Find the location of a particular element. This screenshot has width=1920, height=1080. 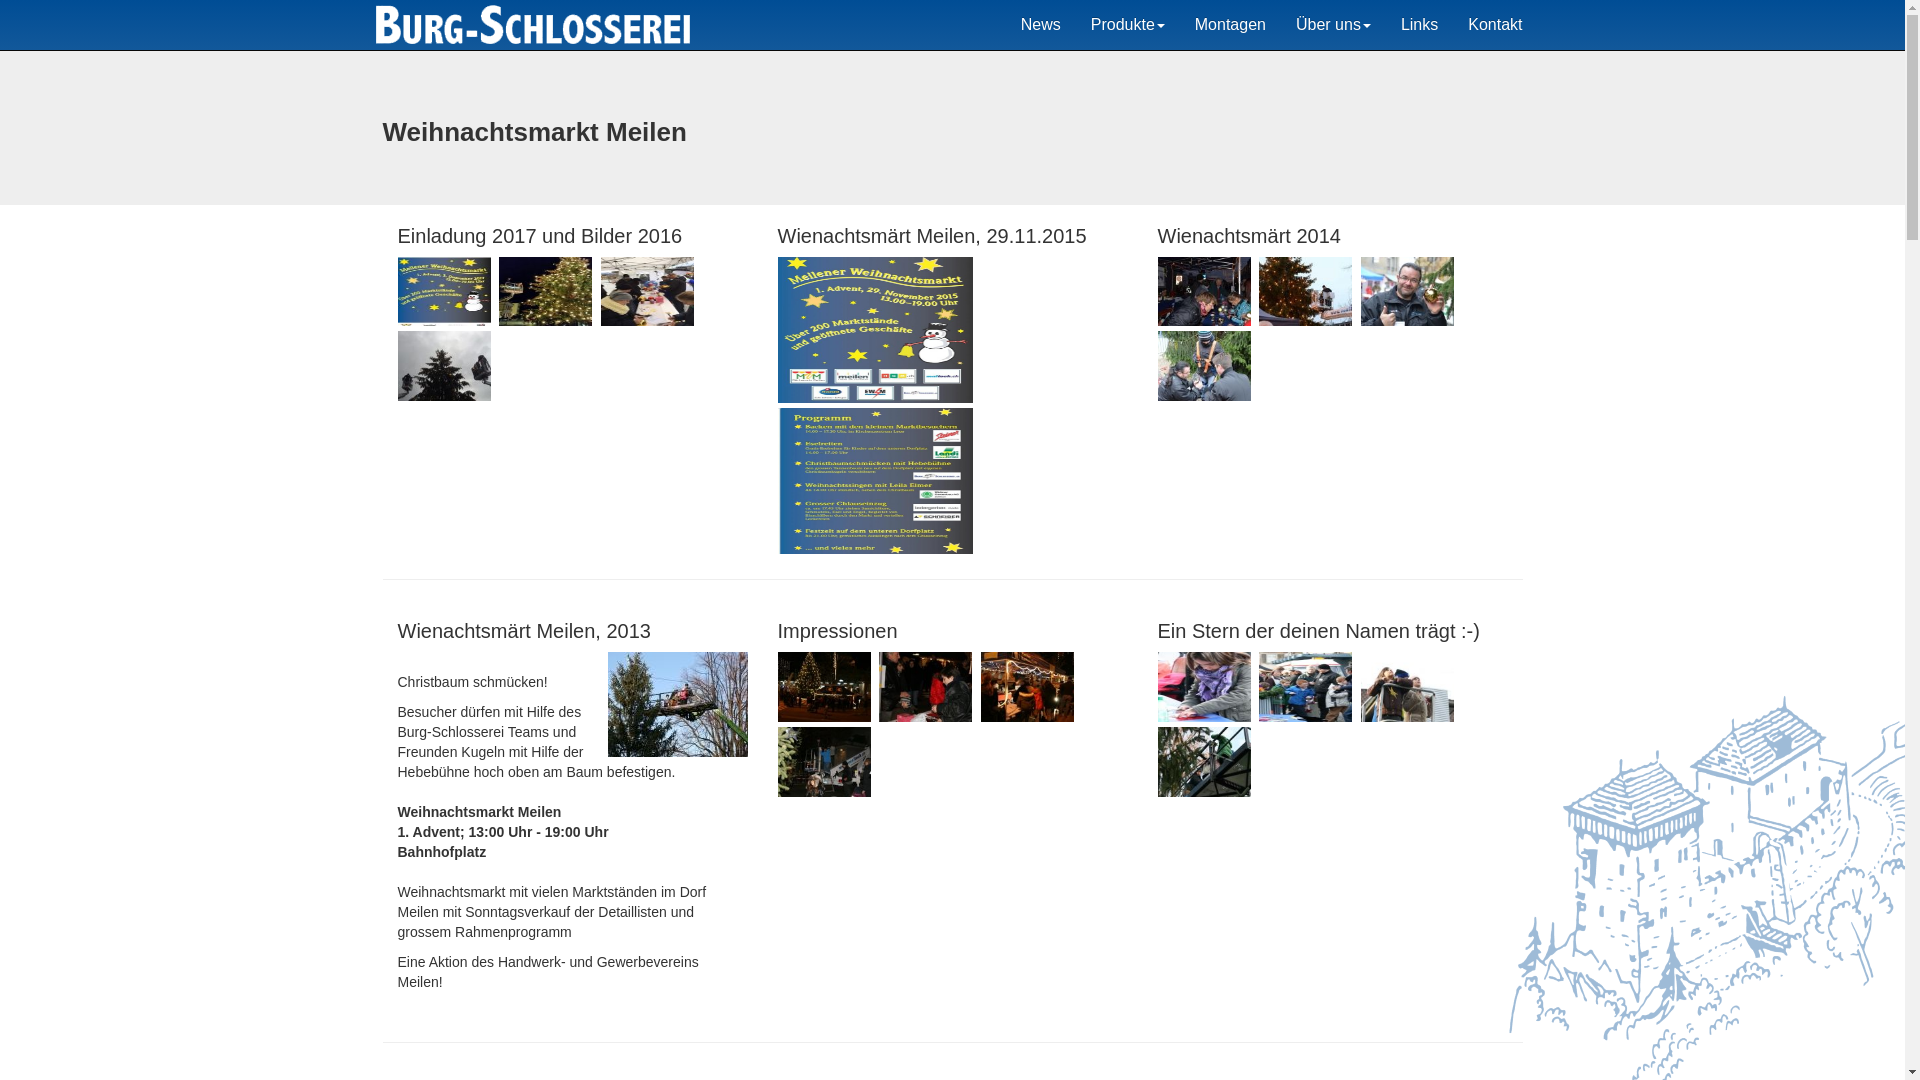

'Links' is located at coordinates (1418, 24).